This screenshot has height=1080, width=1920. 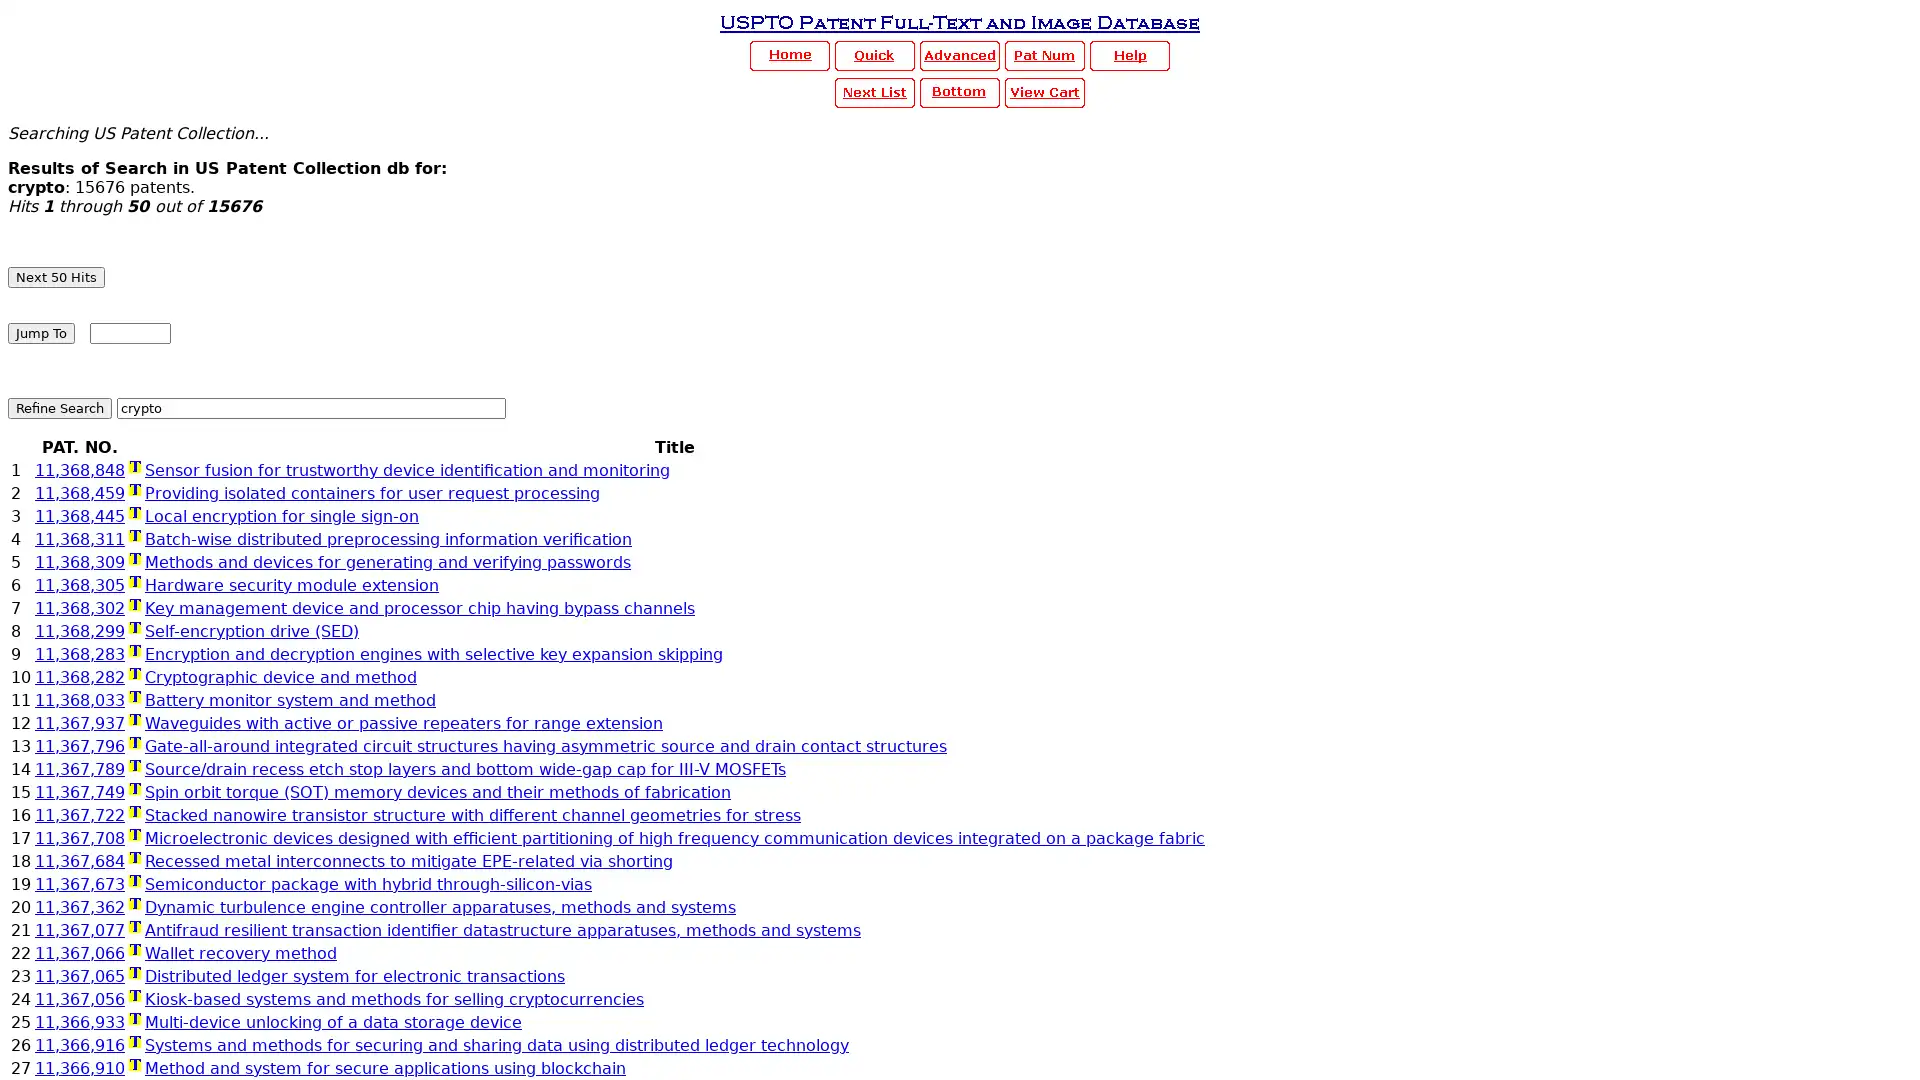 I want to click on Jump To, so click(x=41, y=332).